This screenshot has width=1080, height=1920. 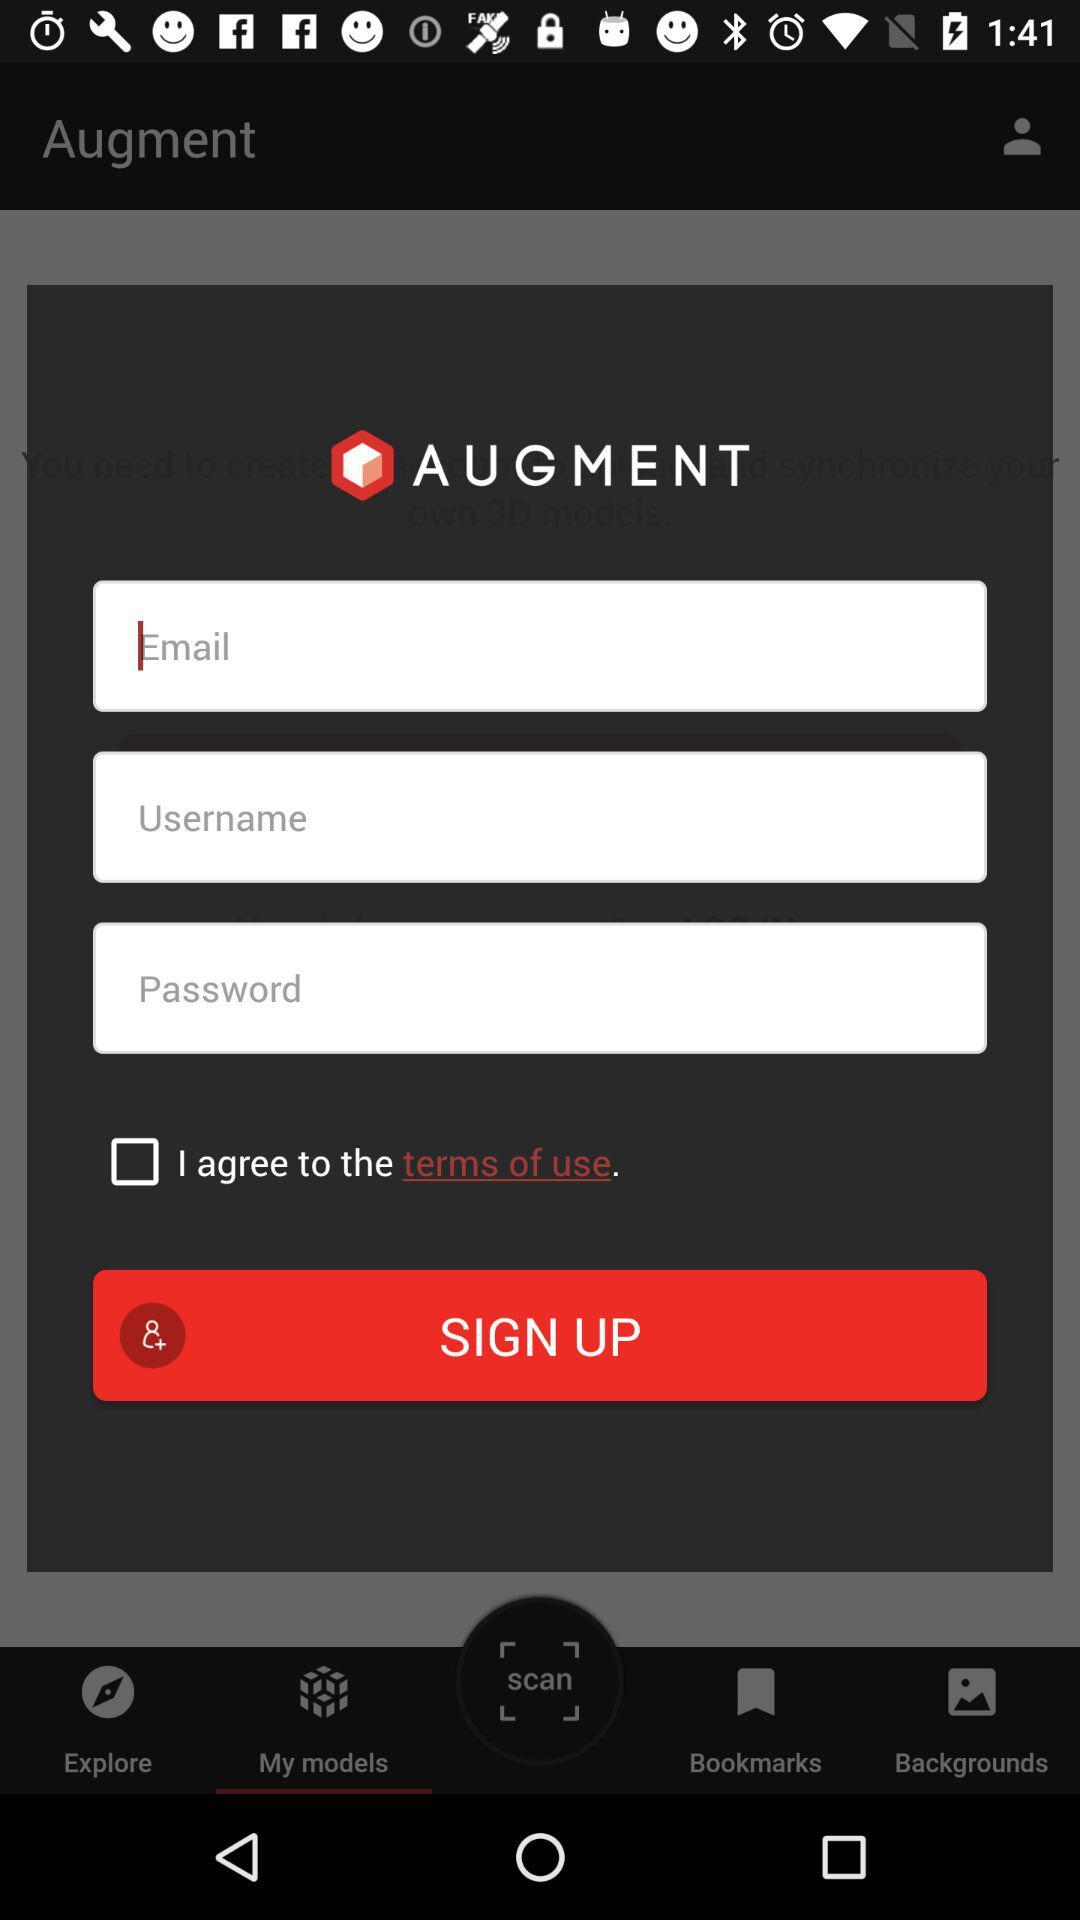 What do you see at coordinates (540, 817) in the screenshot?
I see `the username` at bounding box center [540, 817].